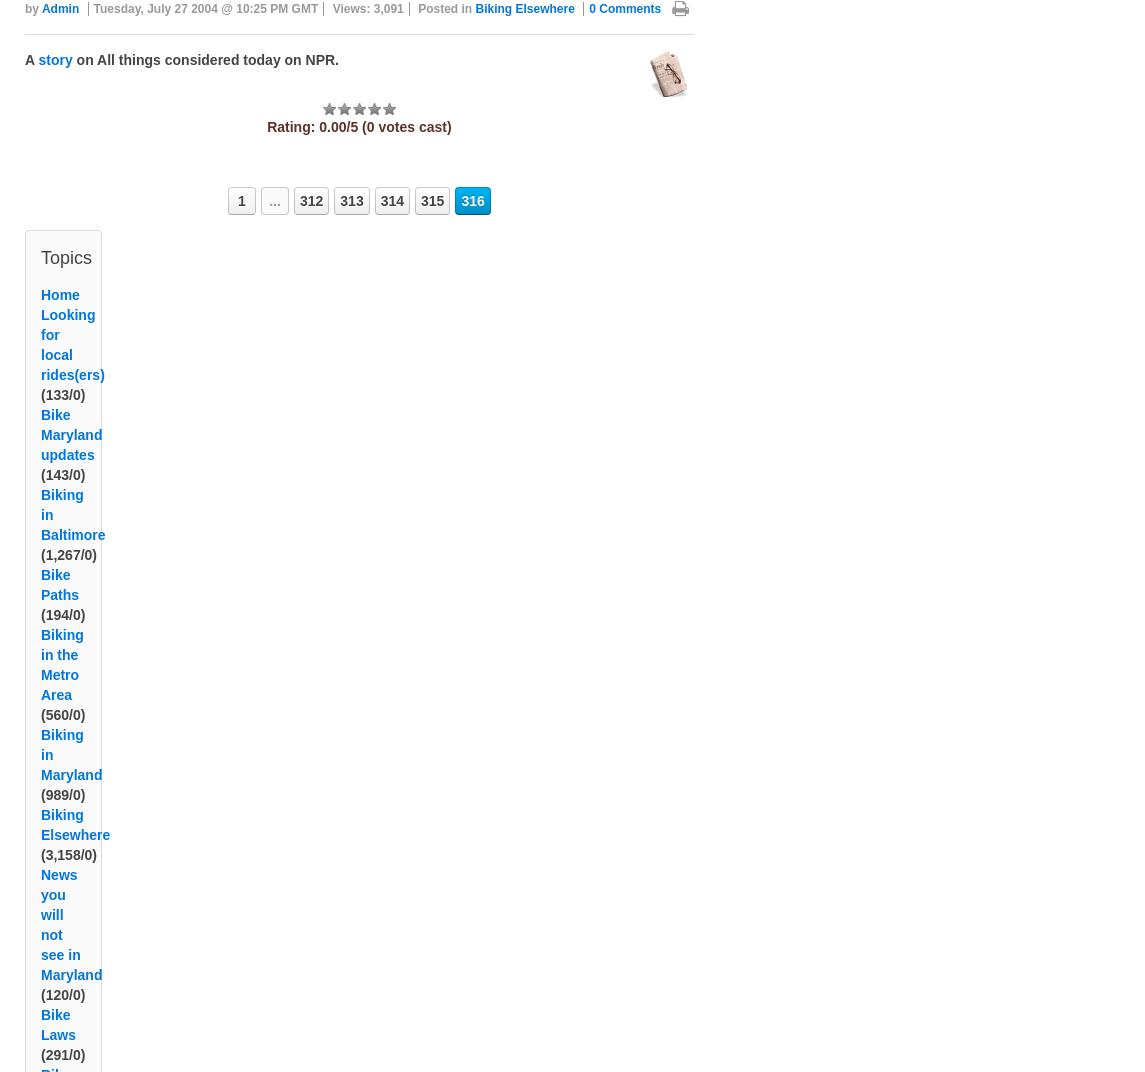 The image size is (1145, 1072). I want to click on '(3,158/0)', so click(69, 879).